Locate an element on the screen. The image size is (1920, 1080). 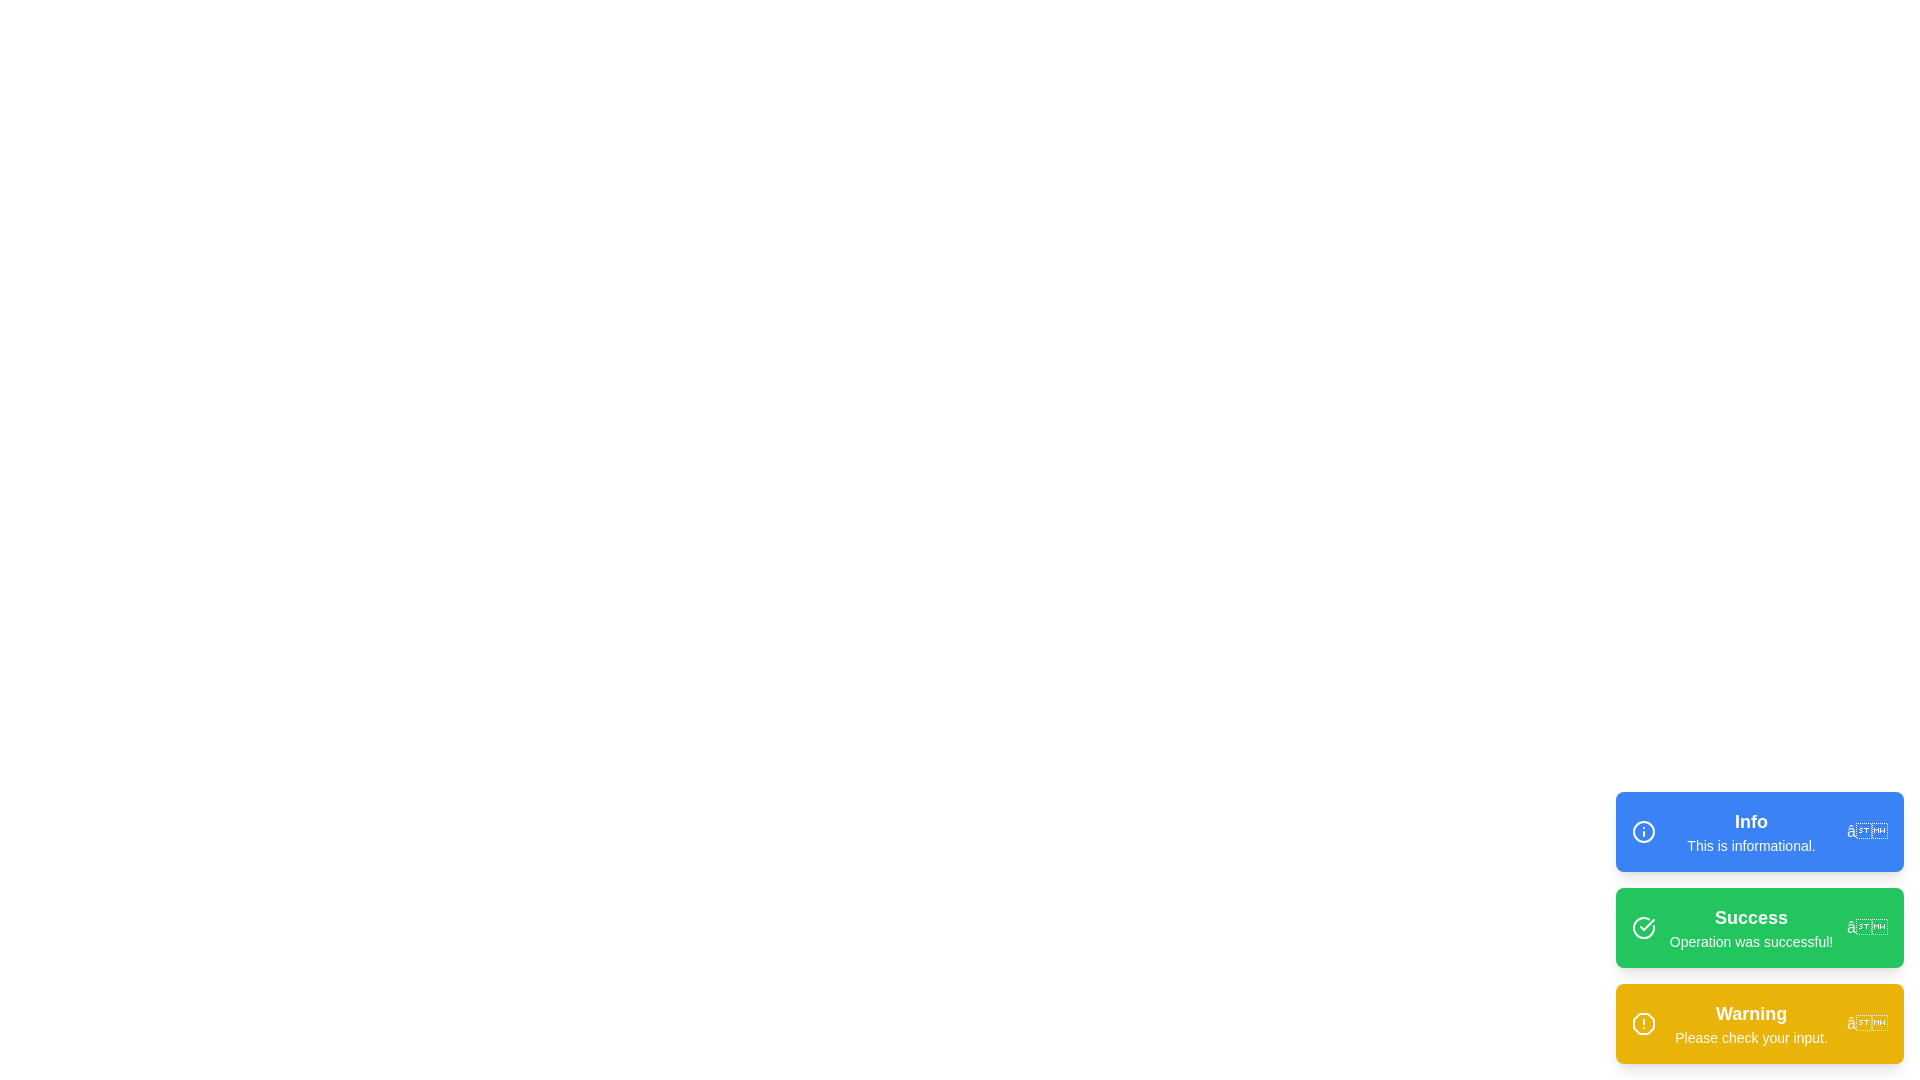
the positive notification Text Label located within the green notification card under the header 'Success'. This Text Label conveys a successful operation message and is positioned below the bold 'Success' text is located at coordinates (1750, 941).